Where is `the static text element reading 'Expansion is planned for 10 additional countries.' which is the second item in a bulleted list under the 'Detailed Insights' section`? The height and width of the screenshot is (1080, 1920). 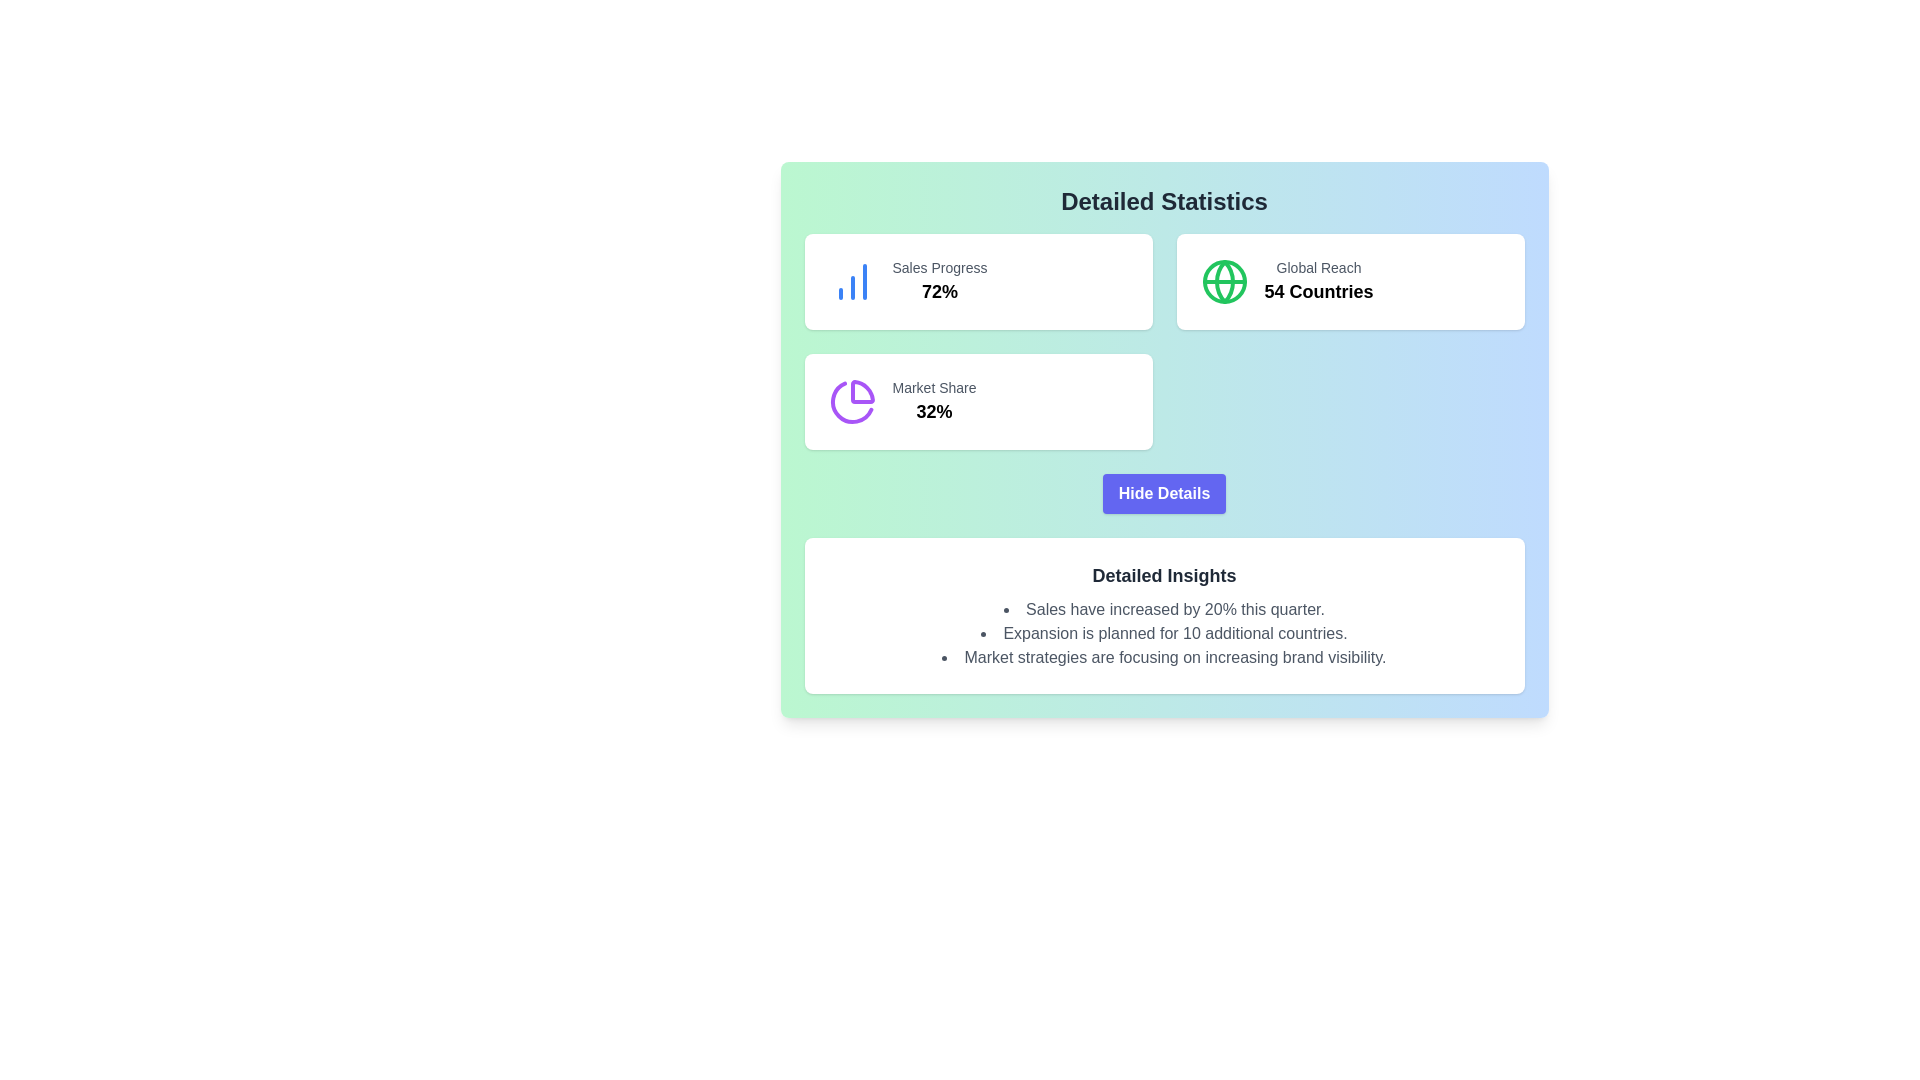
the static text element reading 'Expansion is planned for 10 additional countries.' which is the second item in a bulleted list under the 'Detailed Insights' section is located at coordinates (1164, 633).